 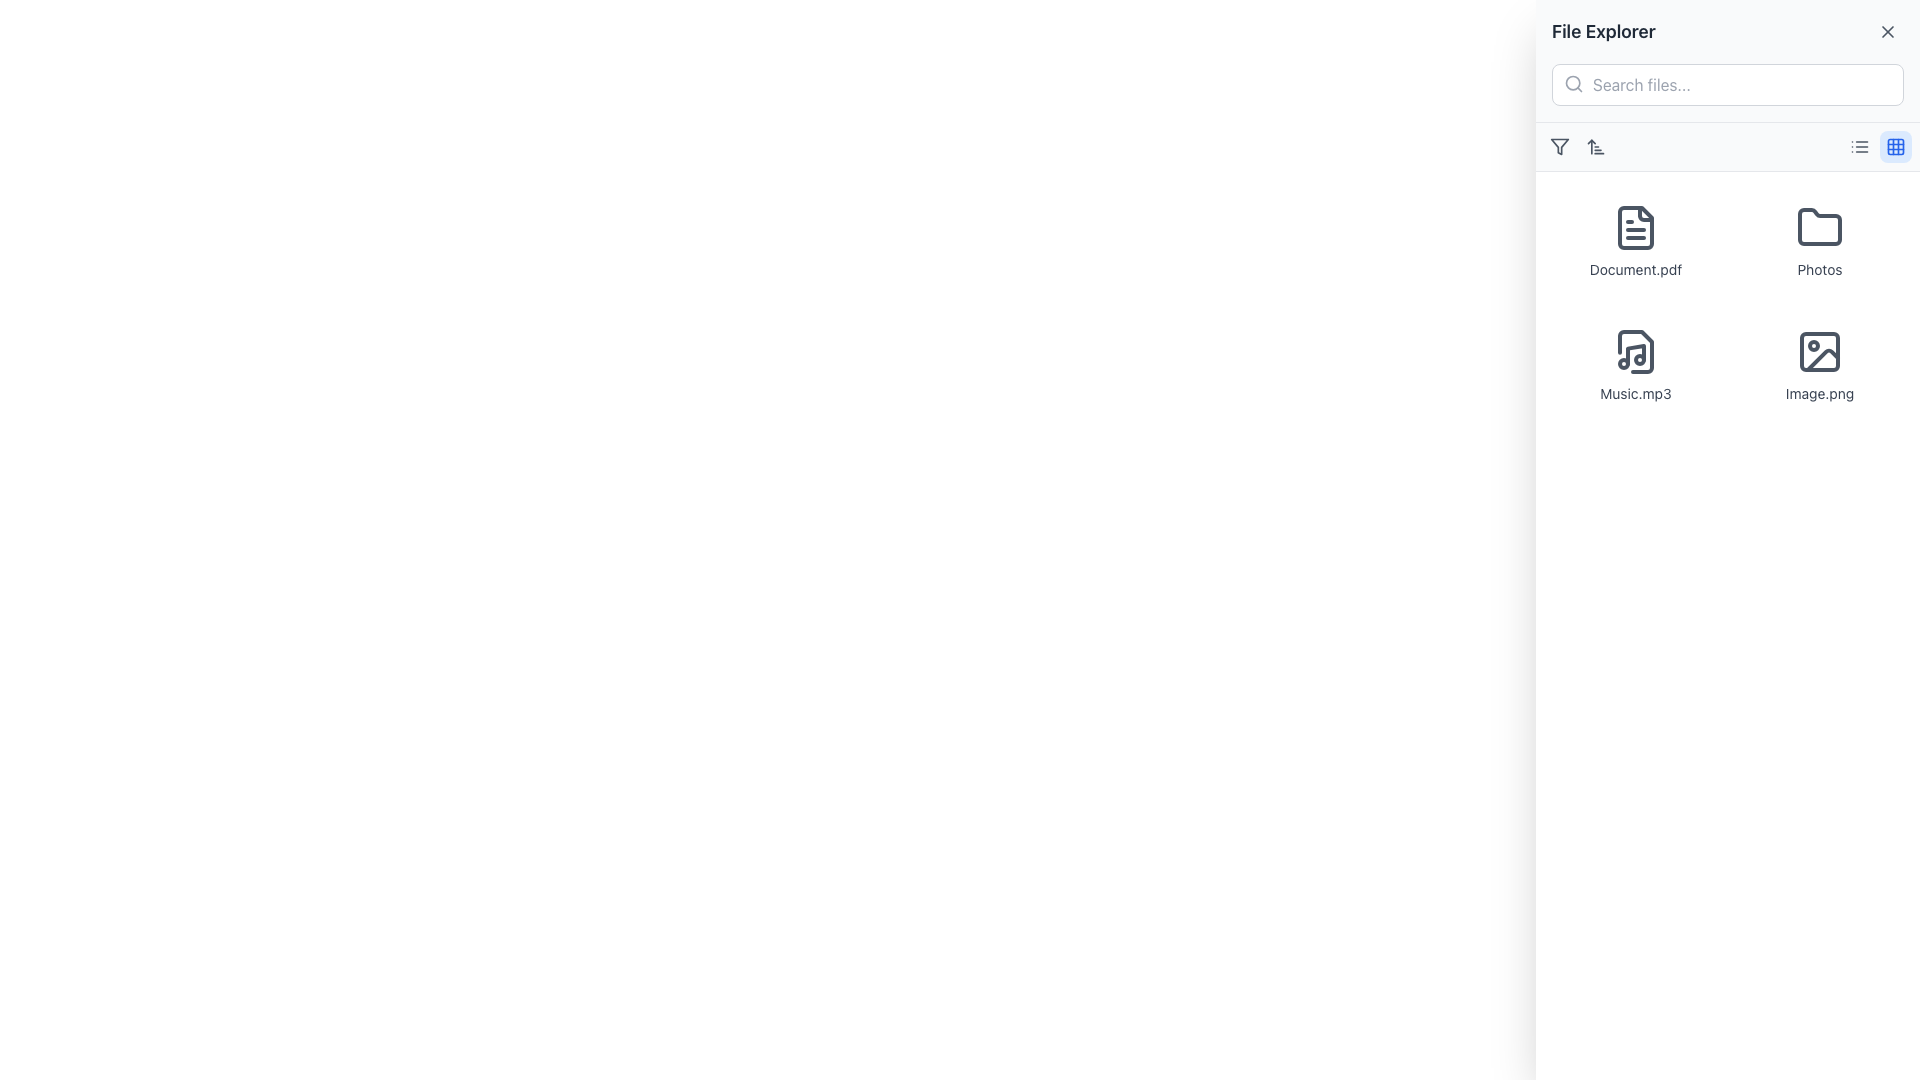 I want to click on the 'Document.pdf' File representation card, so click(x=1636, y=241).